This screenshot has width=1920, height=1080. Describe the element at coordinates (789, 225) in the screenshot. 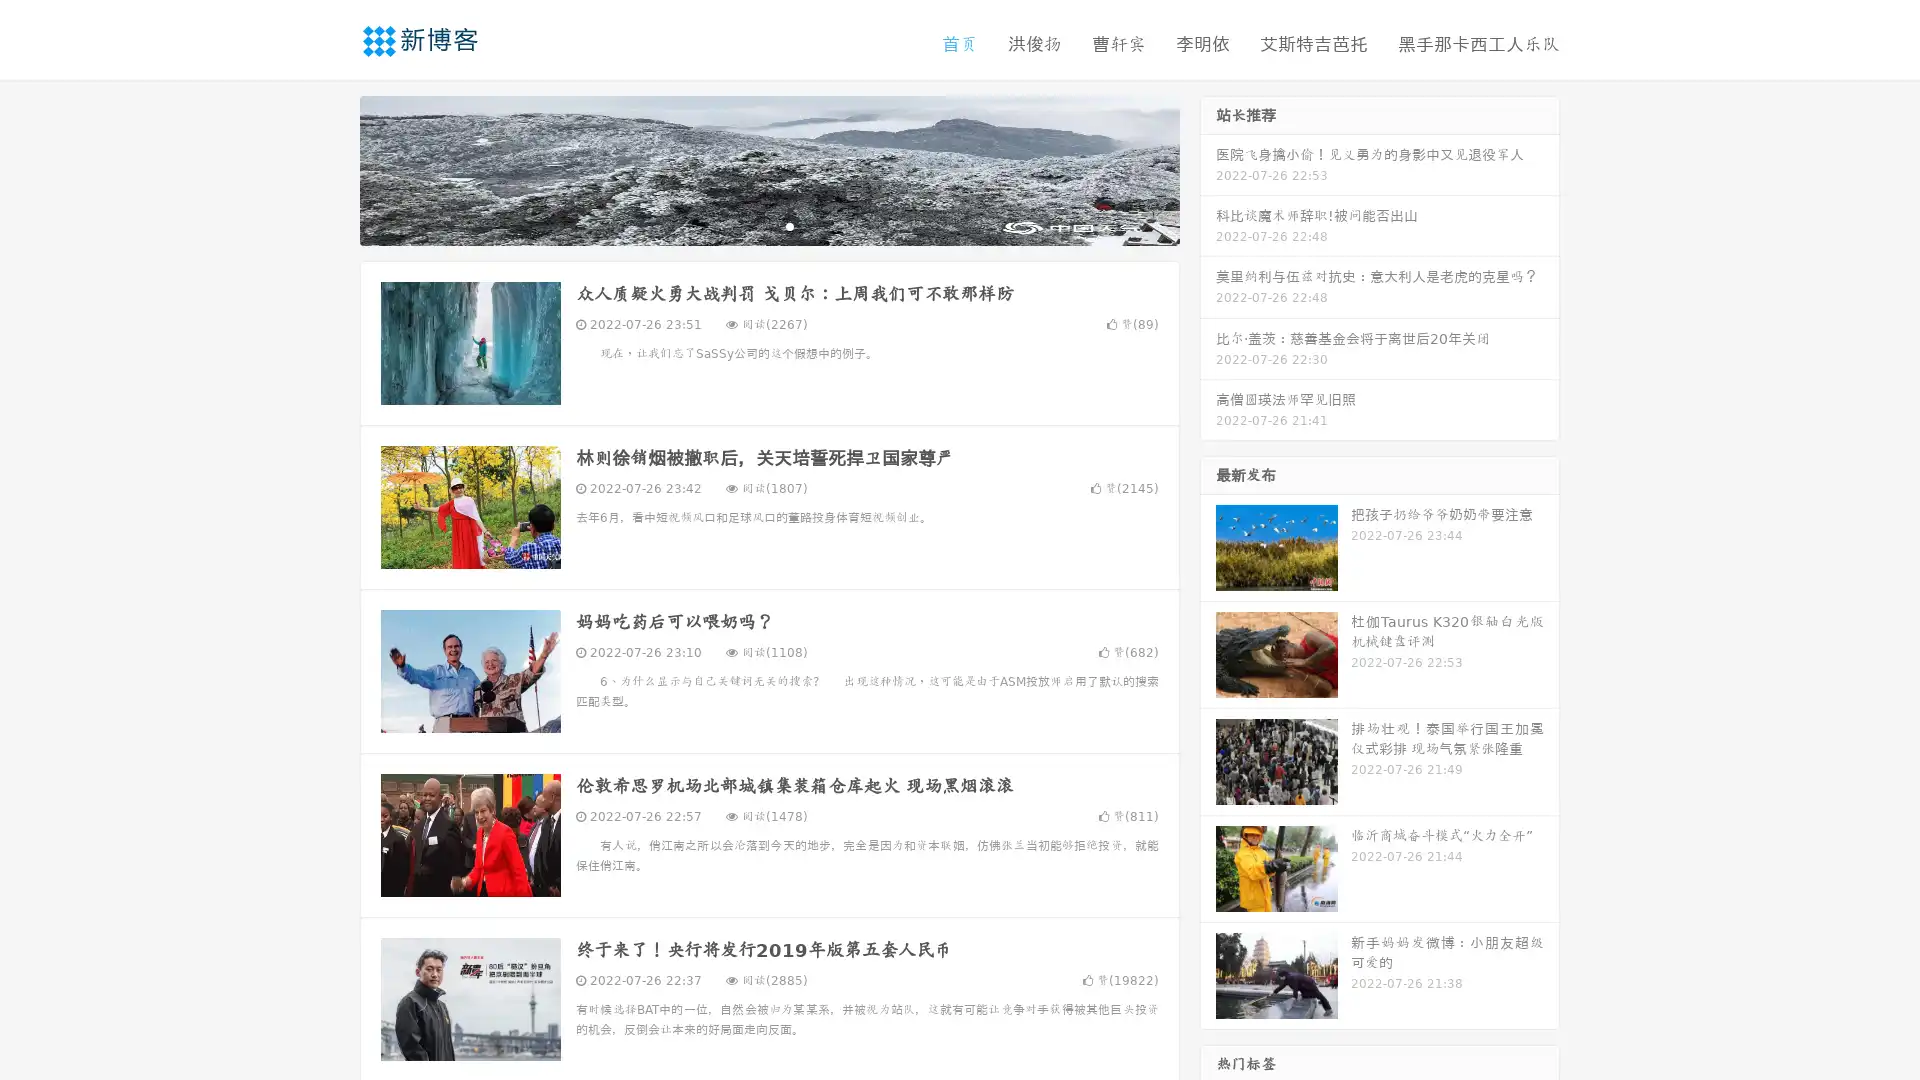

I see `Go to slide 3` at that location.